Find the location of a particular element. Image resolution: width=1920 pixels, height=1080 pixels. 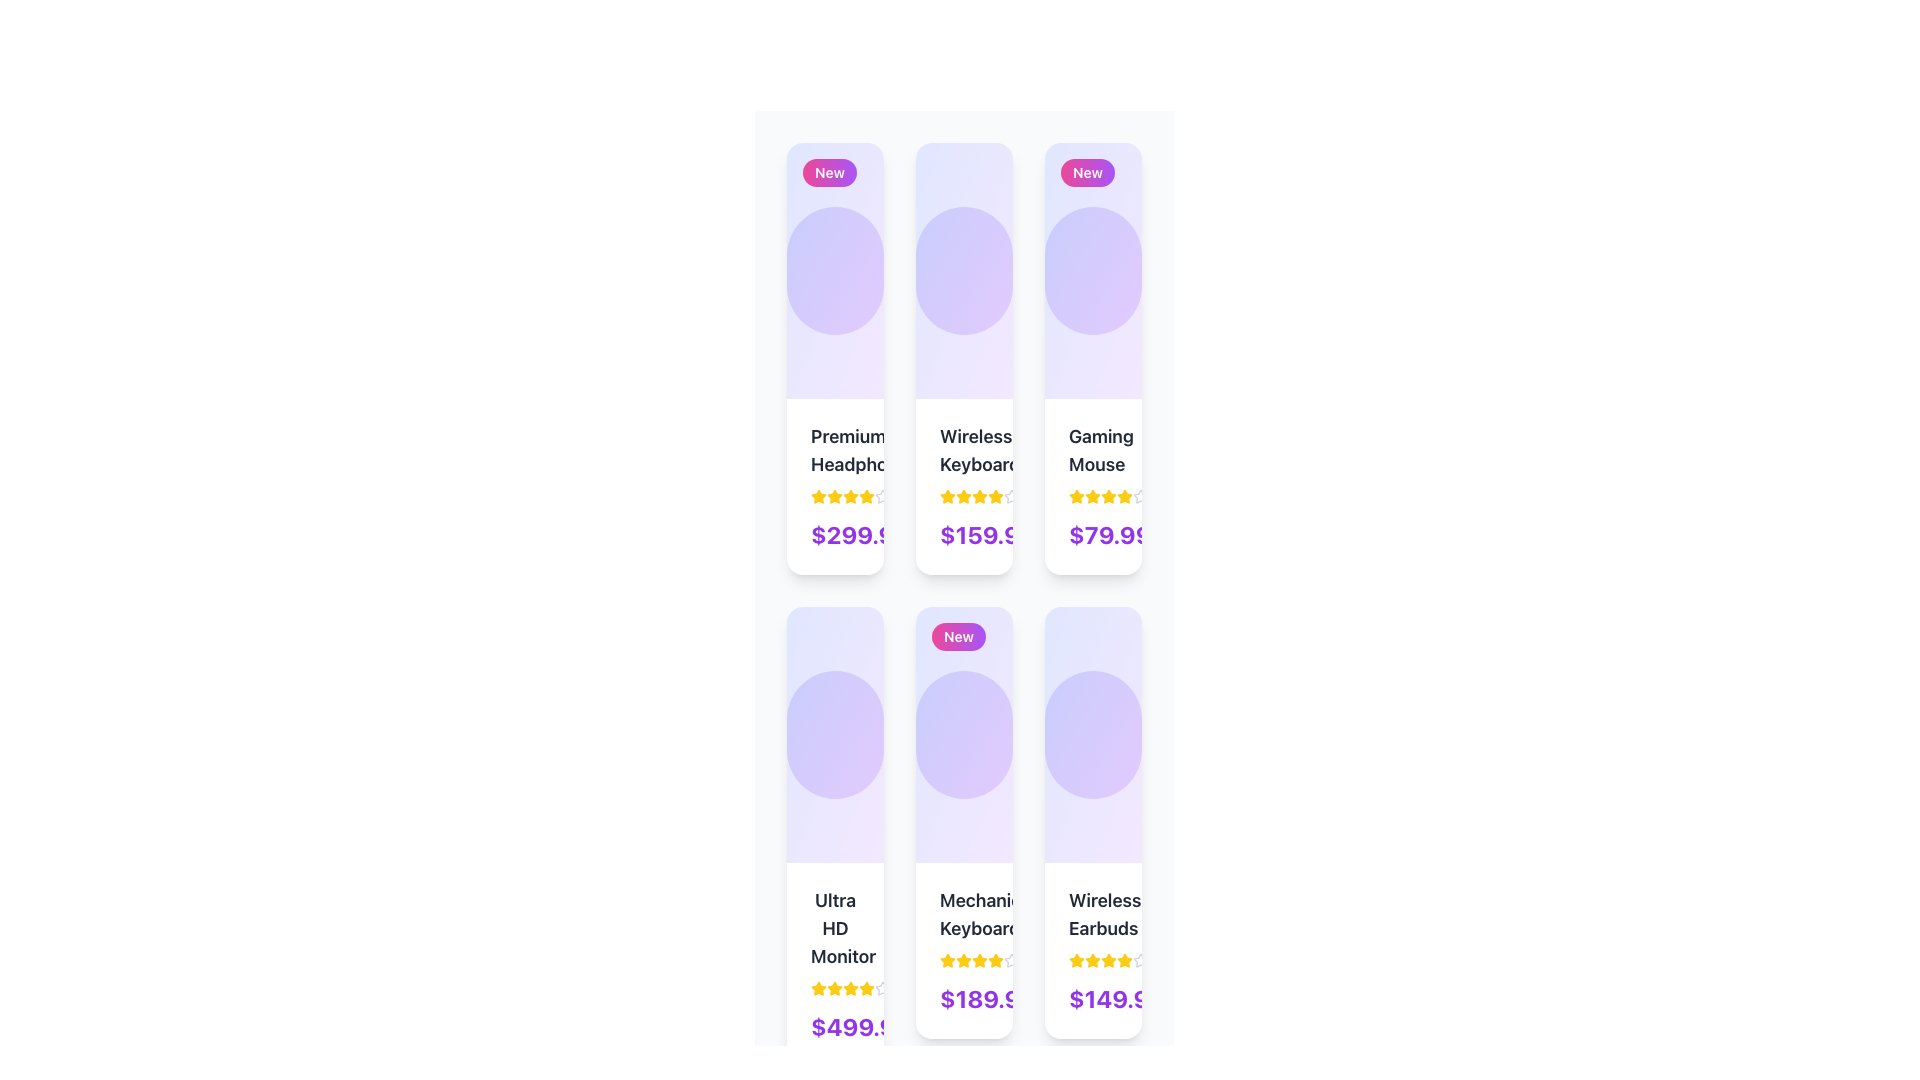

the price text label of the 'Gaming Mouse', located at the bottom of the card, directly below the 'Gaming Mouse' text and rating stars is located at coordinates (1092, 534).